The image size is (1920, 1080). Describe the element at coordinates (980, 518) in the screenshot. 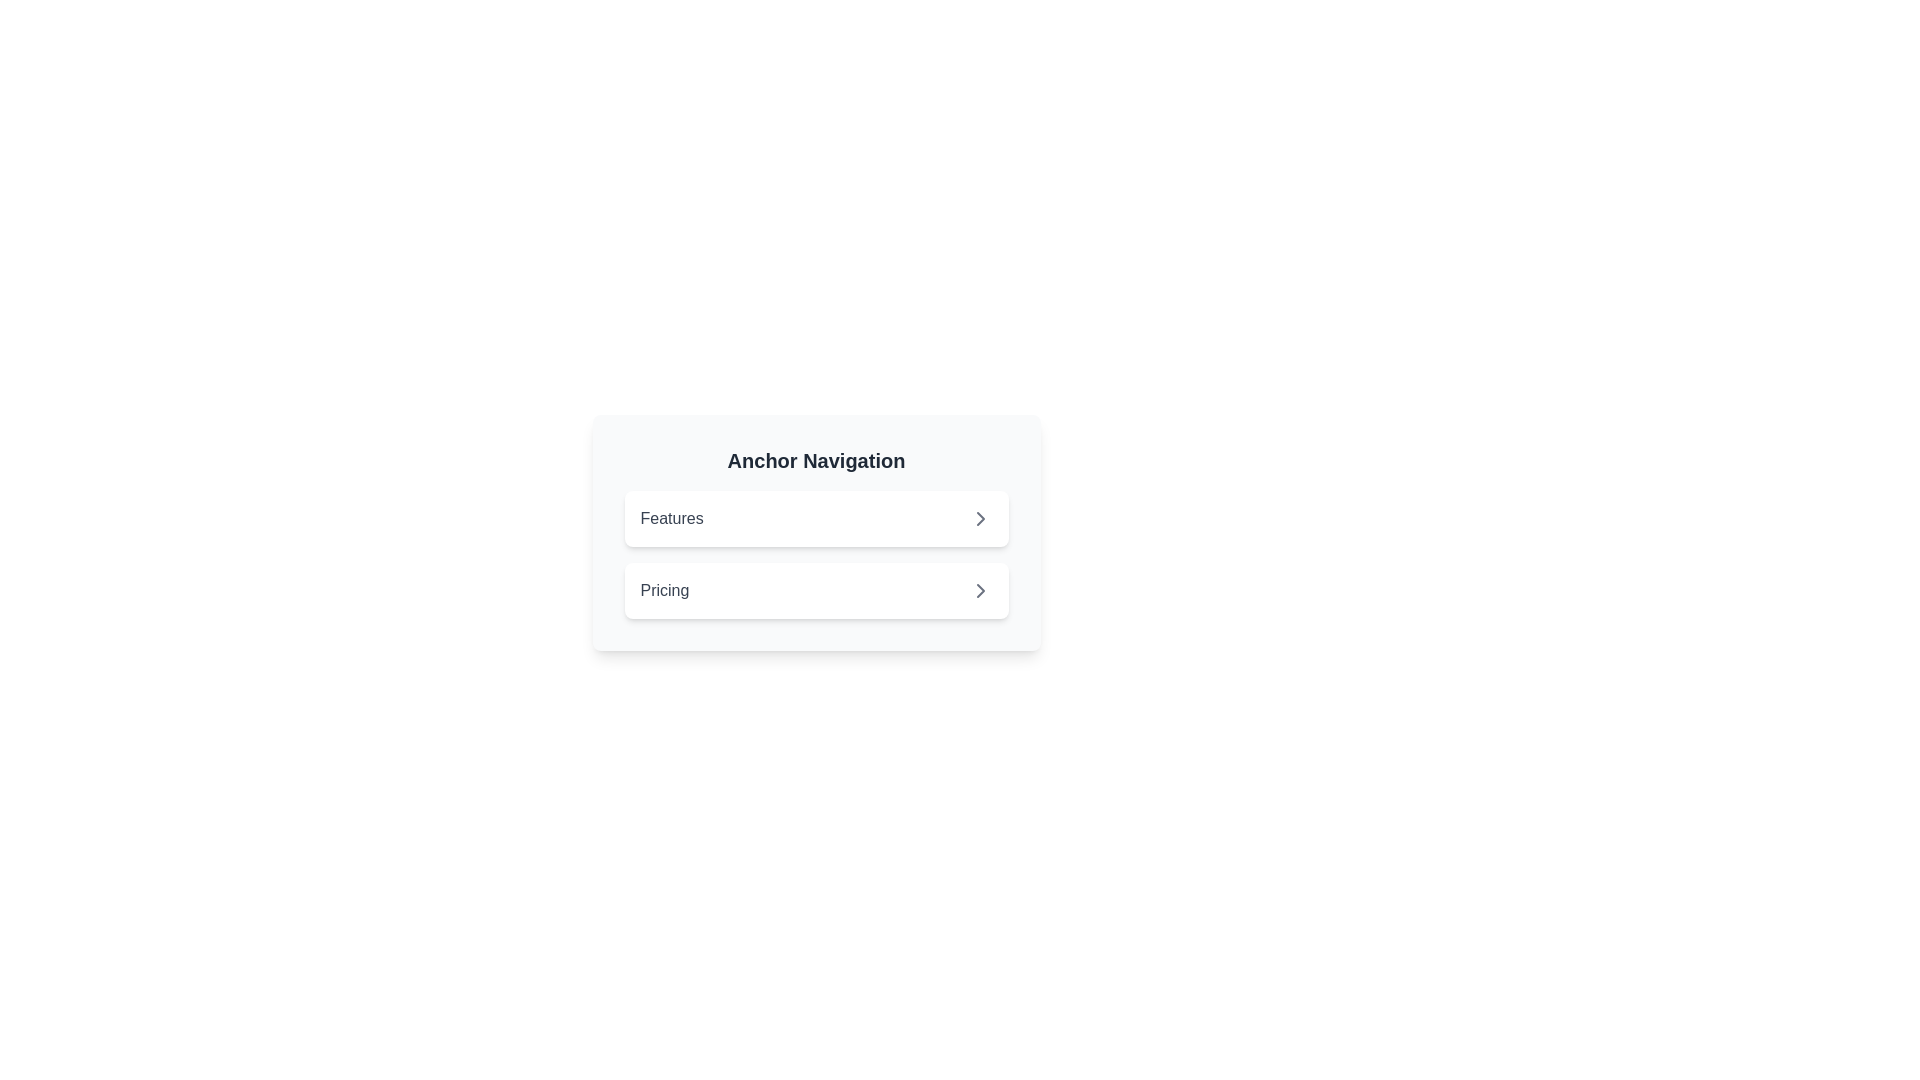

I see `the chevron-right icon in the SVG element located to the right of the 'Features' text label` at that location.